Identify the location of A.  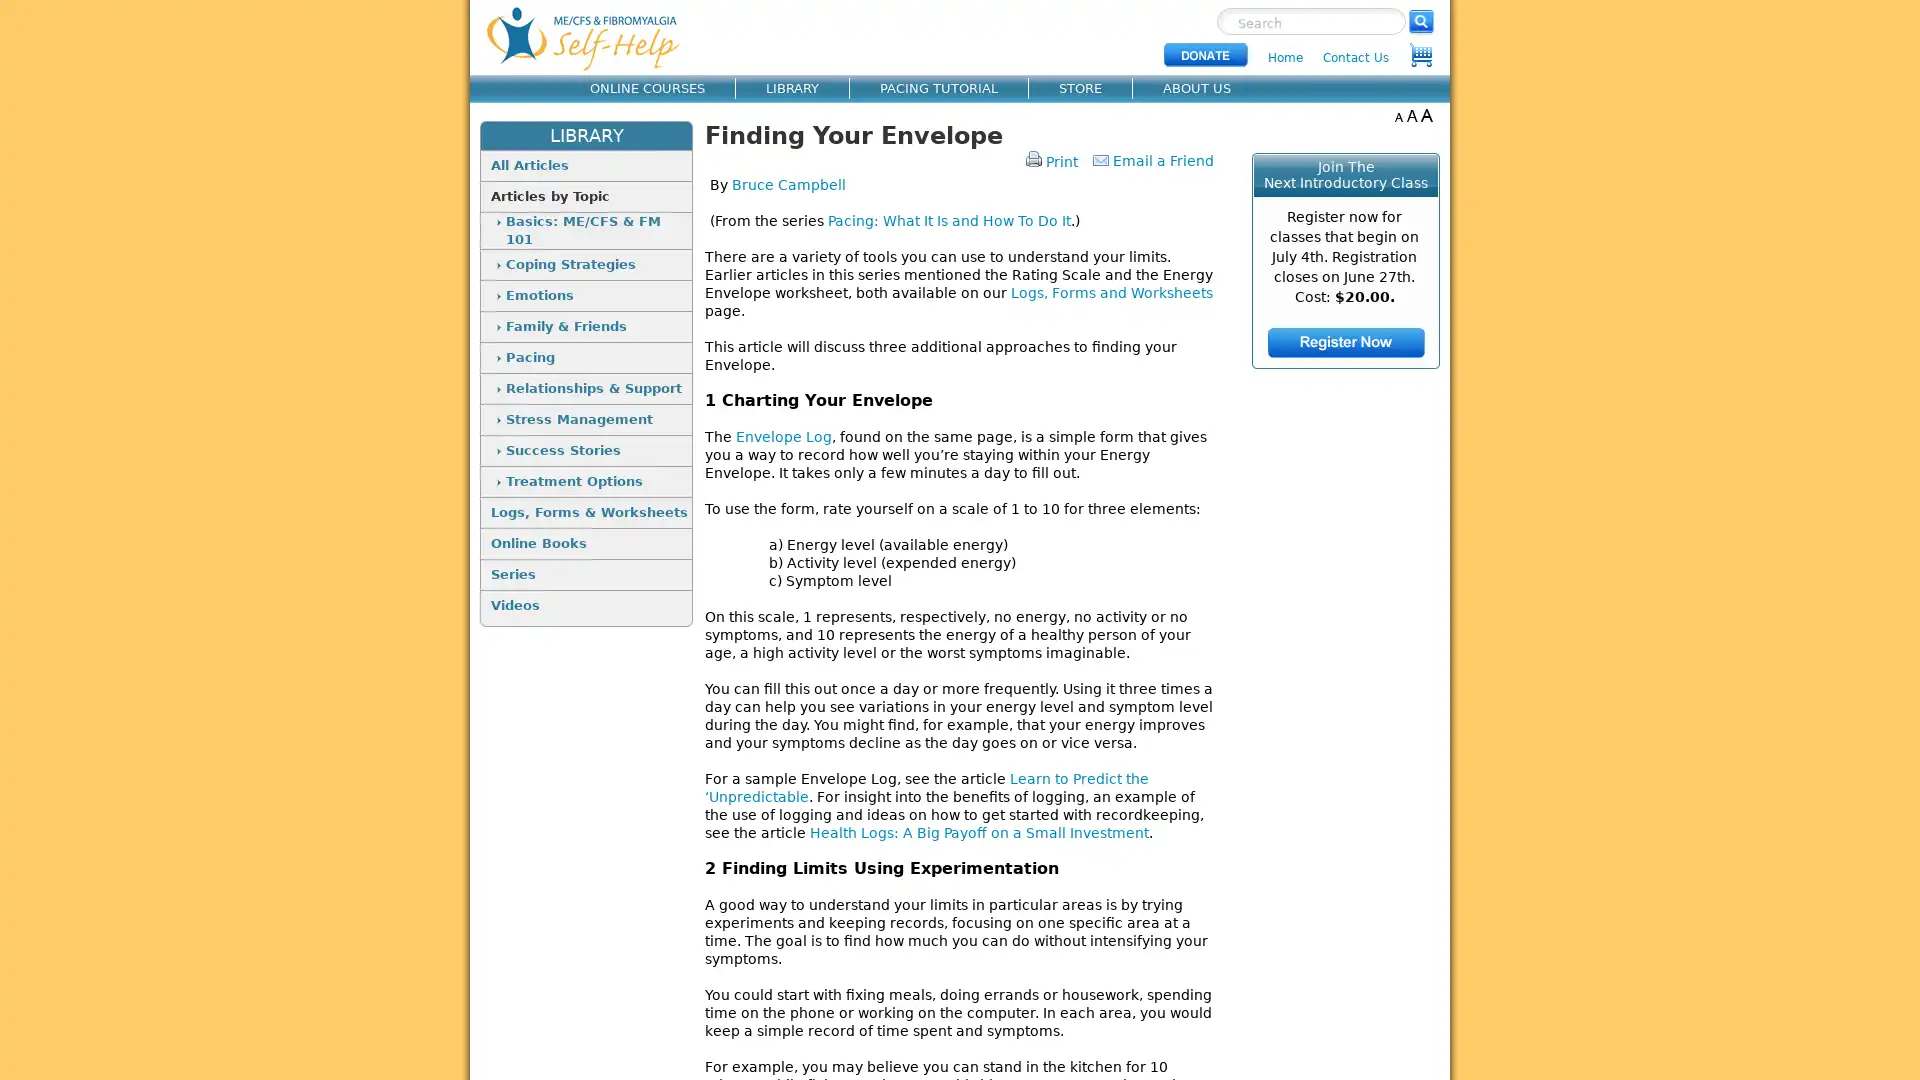
(1425, 115).